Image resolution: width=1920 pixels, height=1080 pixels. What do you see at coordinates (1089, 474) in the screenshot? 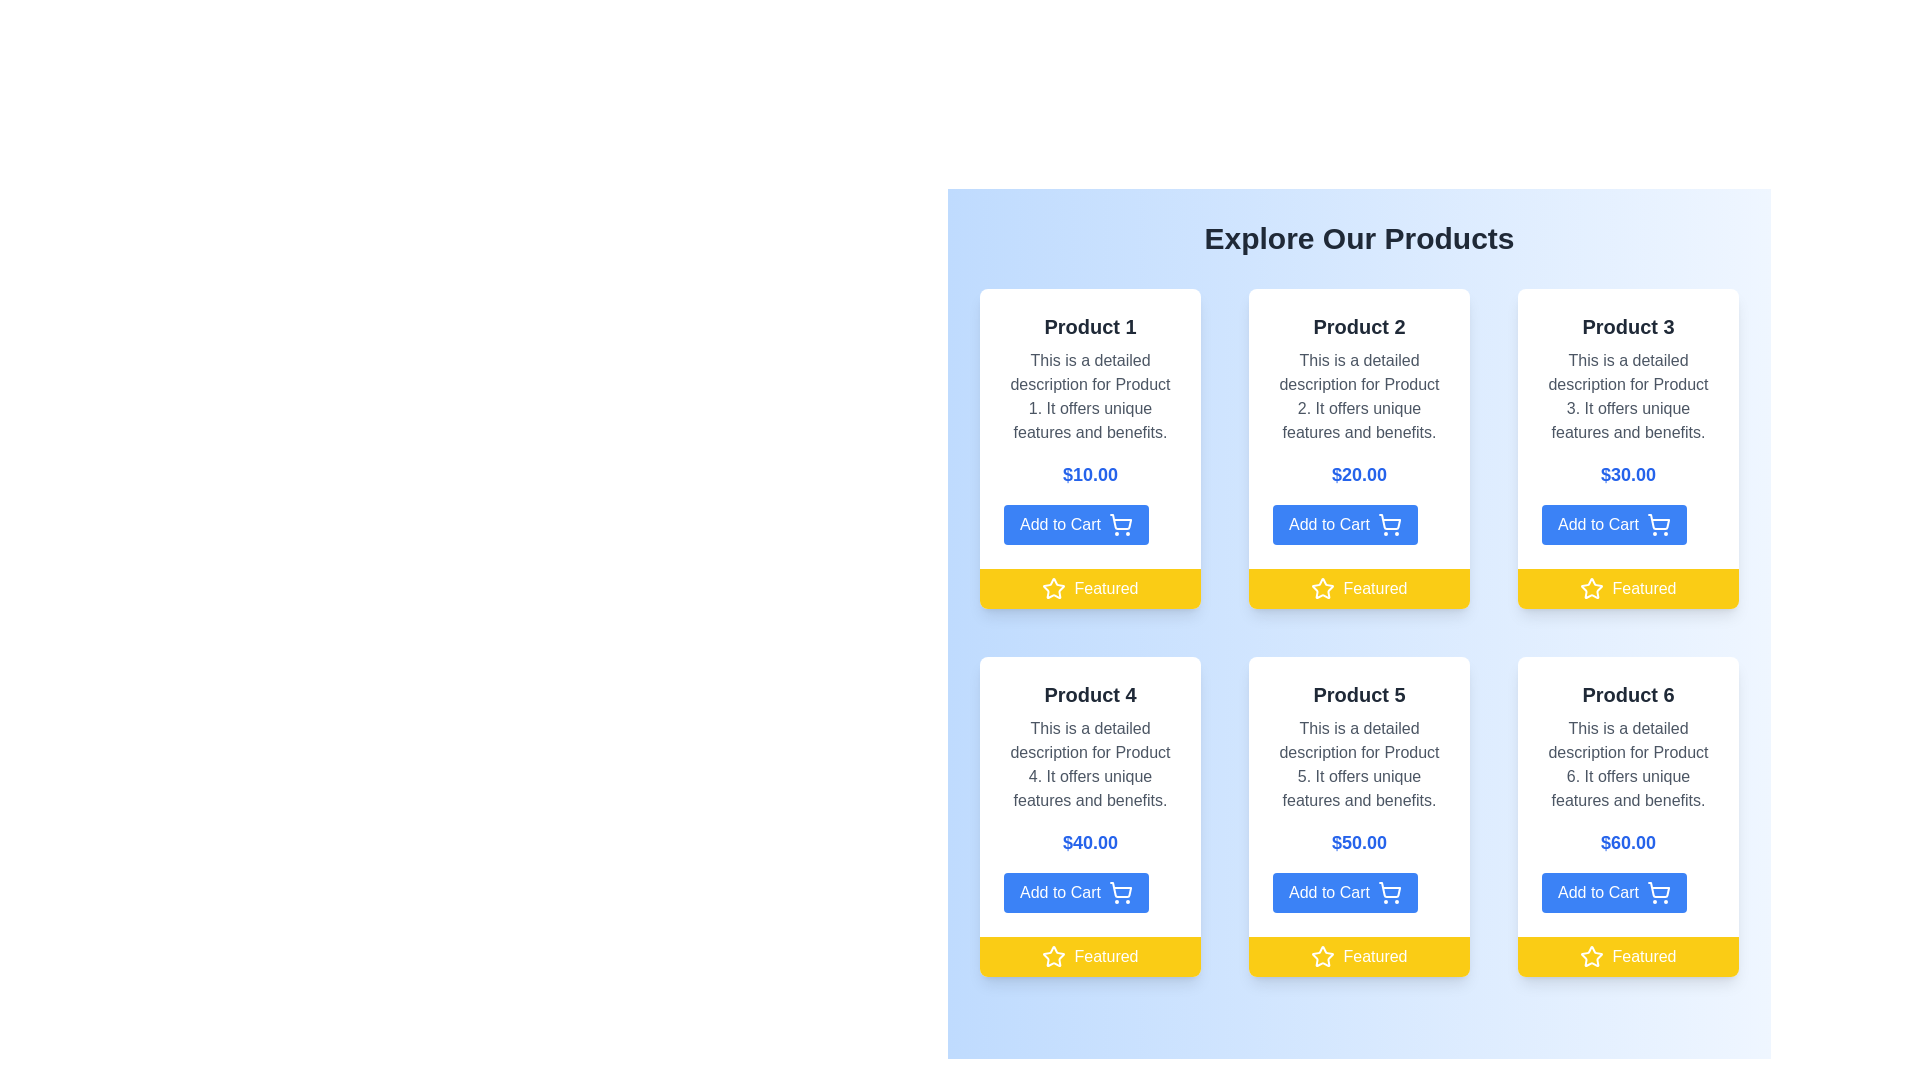
I see `the text label displaying the product price located in the upper-left corner of the first product card, positioned beneath the product description and above the 'Add to Cart' button` at bounding box center [1089, 474].